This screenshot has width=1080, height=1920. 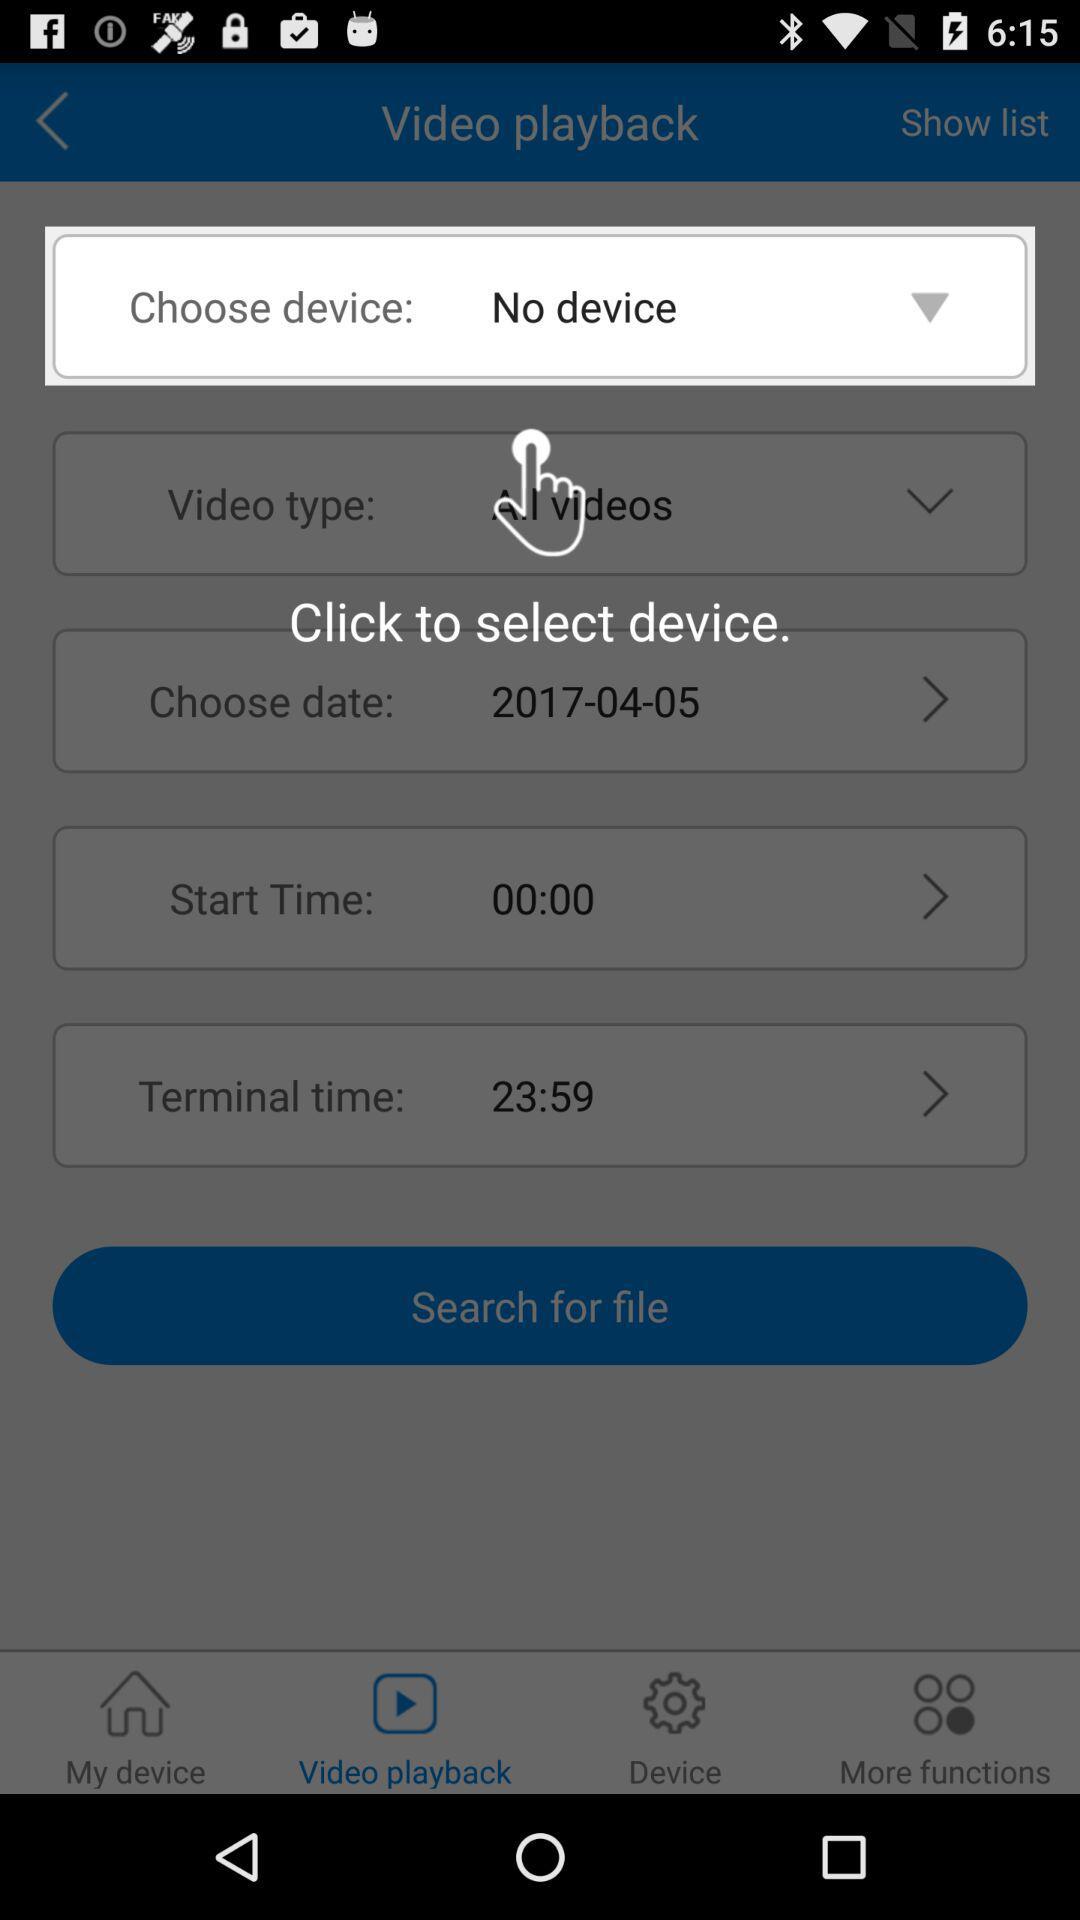 I want to click on the arrow_backward icon, so click(x=58, y=129).